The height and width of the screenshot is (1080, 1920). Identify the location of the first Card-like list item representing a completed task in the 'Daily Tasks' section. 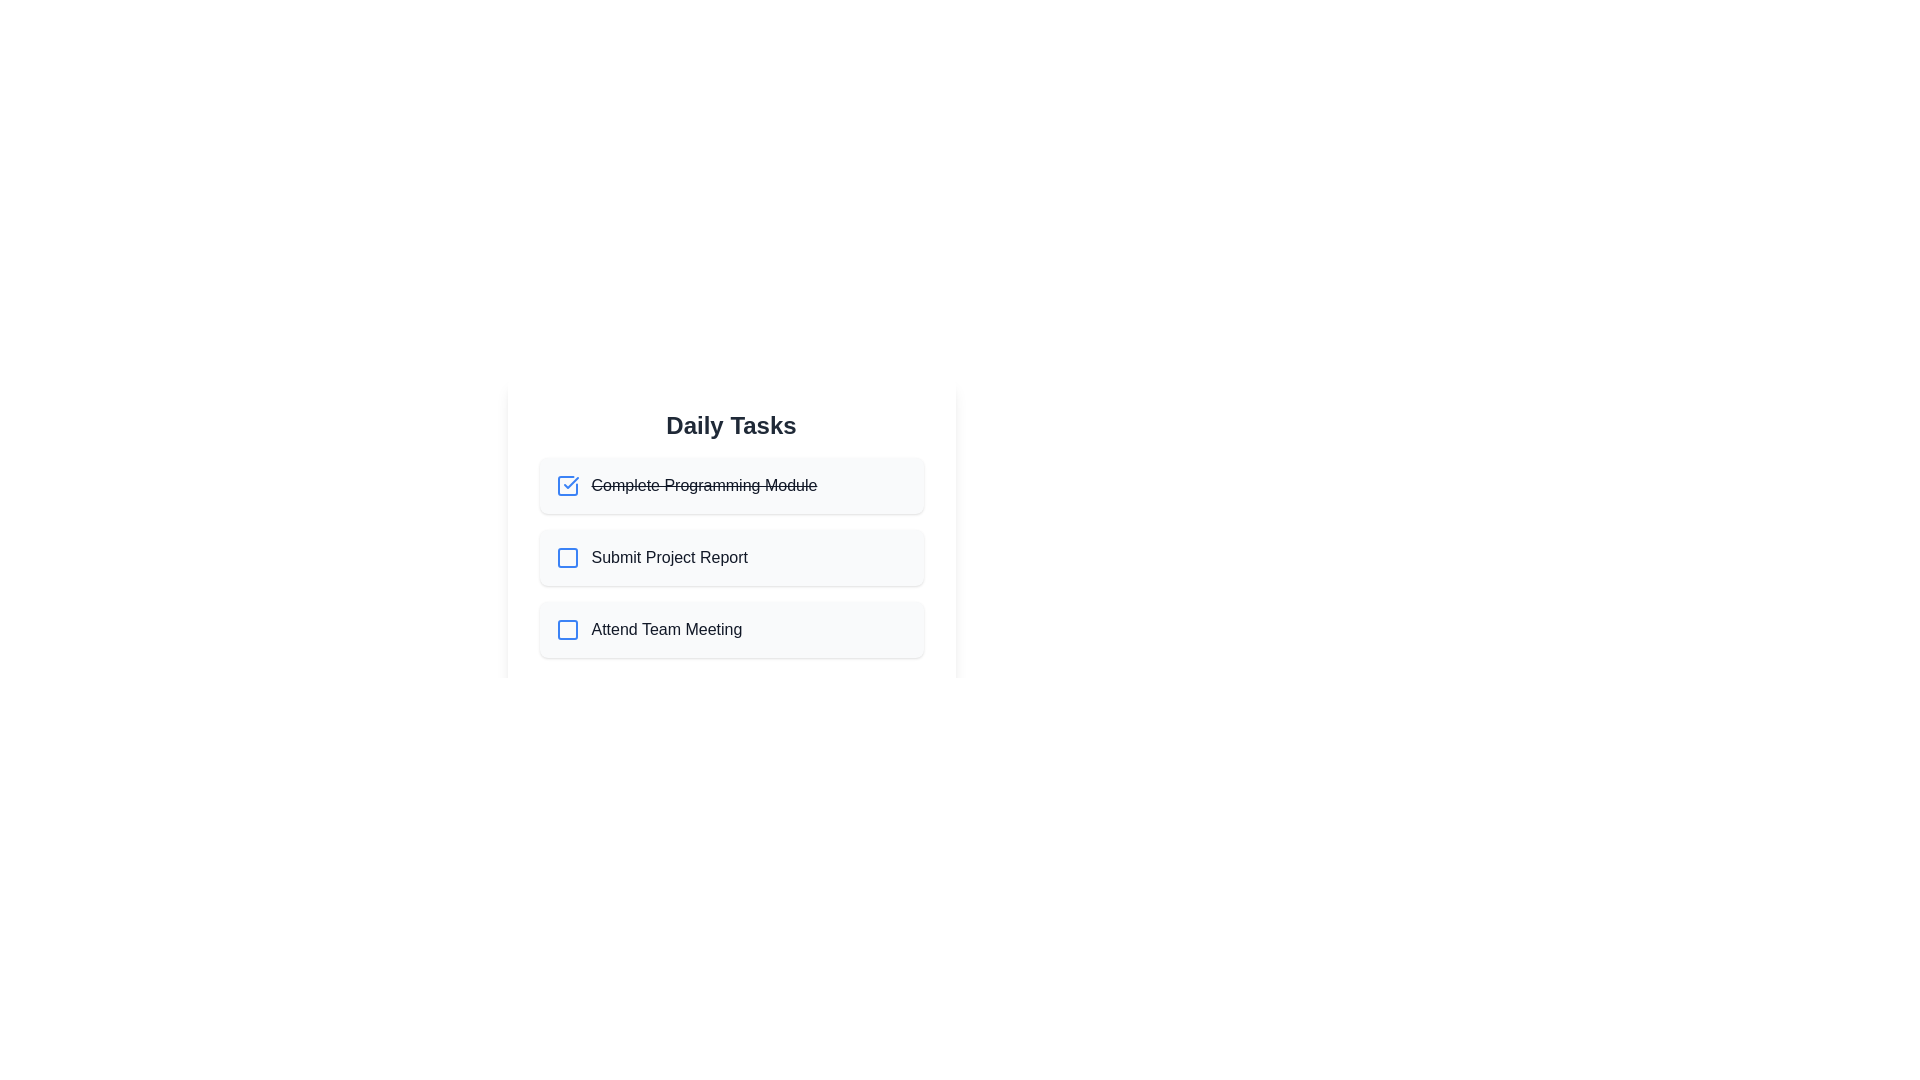
(730, 486).